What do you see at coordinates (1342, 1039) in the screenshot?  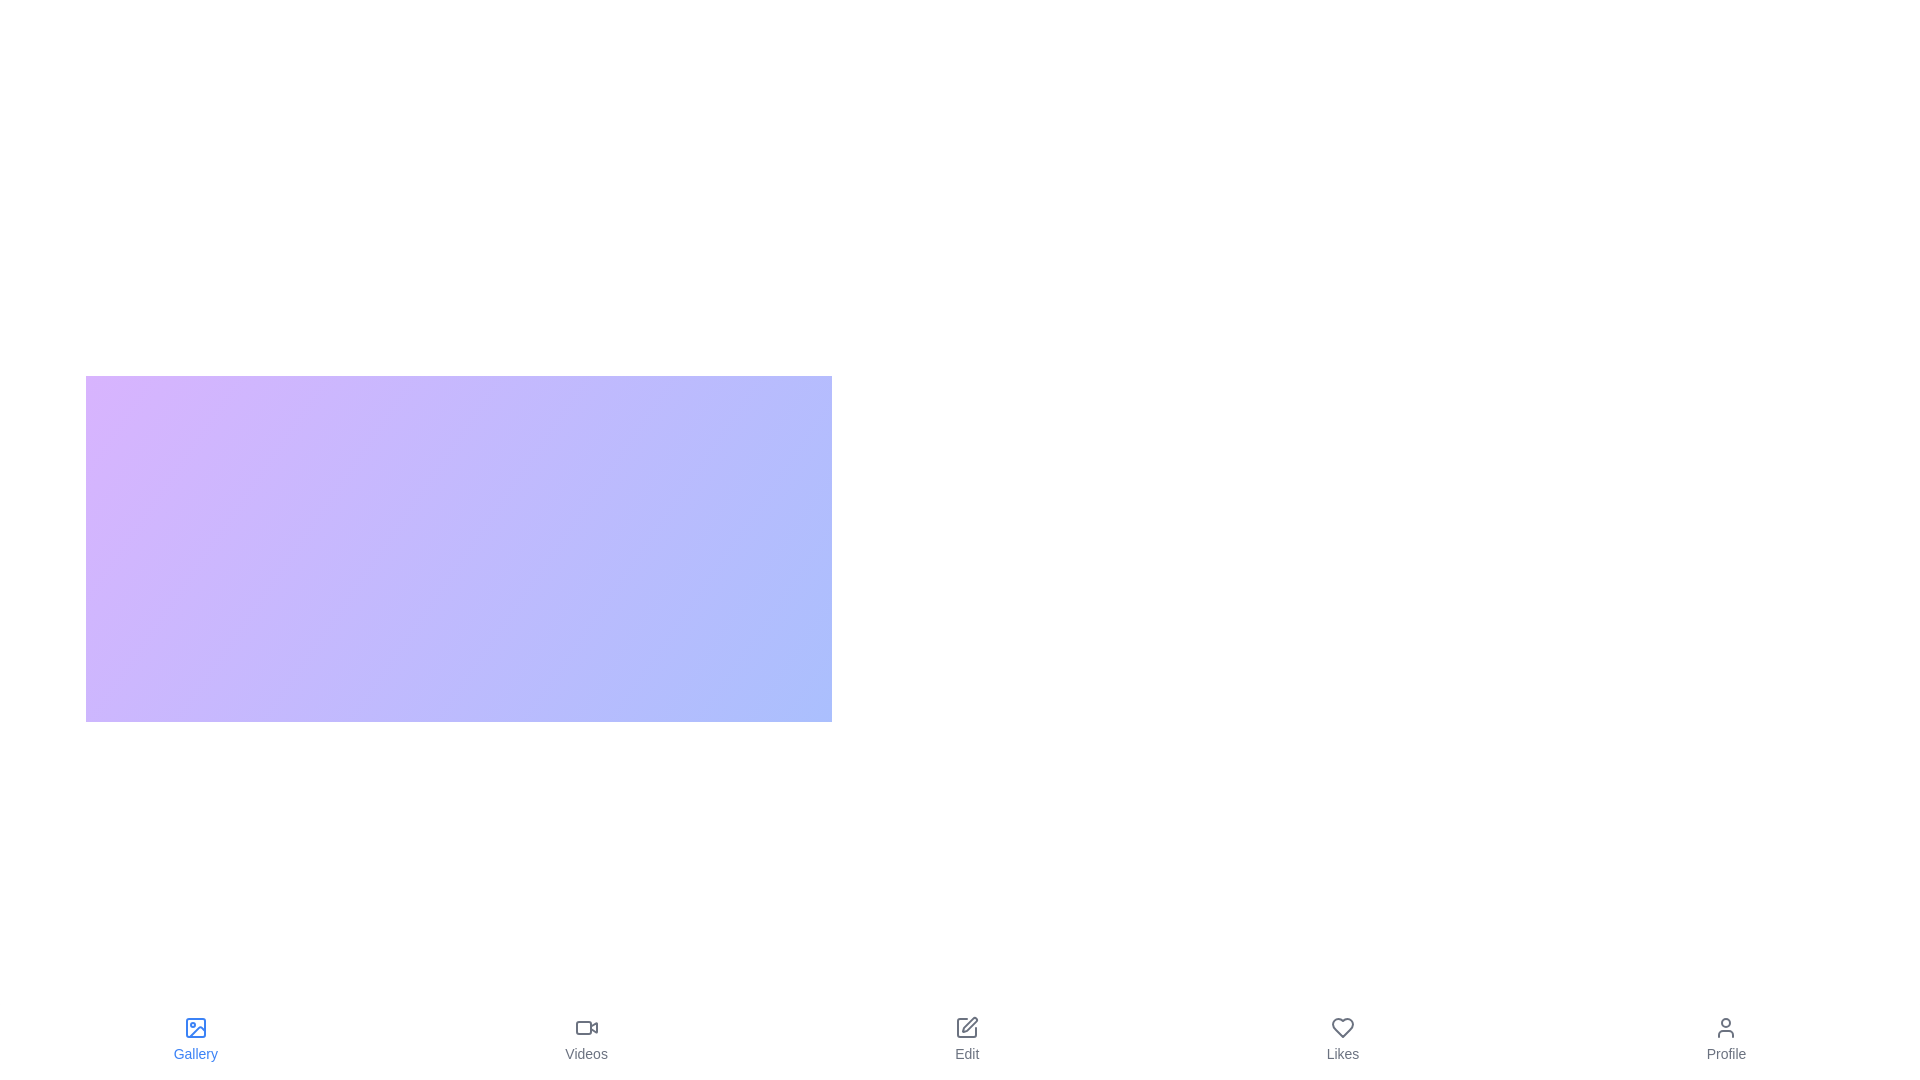 I see `the tab labeled Likes to observe its hover effect` at bounding box center [1342, 1039].